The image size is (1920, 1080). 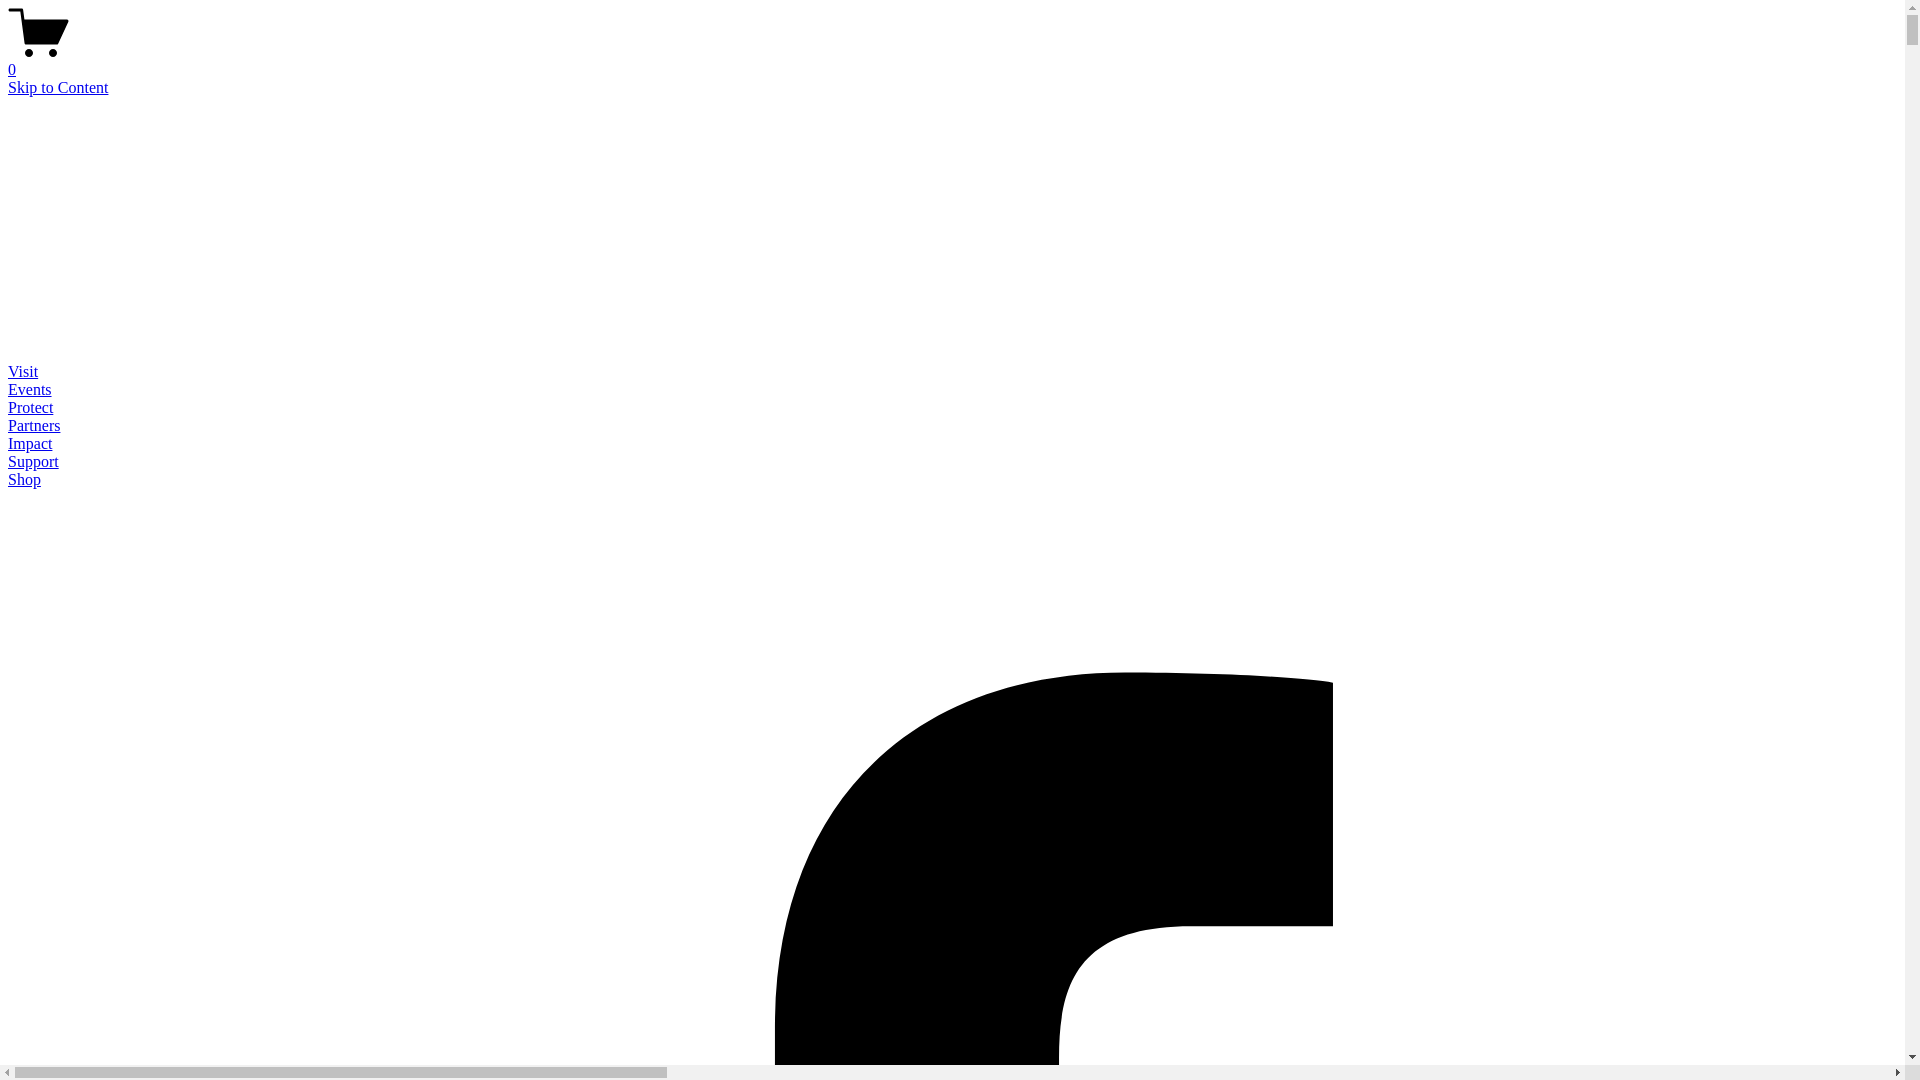 I want to click on 'Protect', so click(x=8, y=406).